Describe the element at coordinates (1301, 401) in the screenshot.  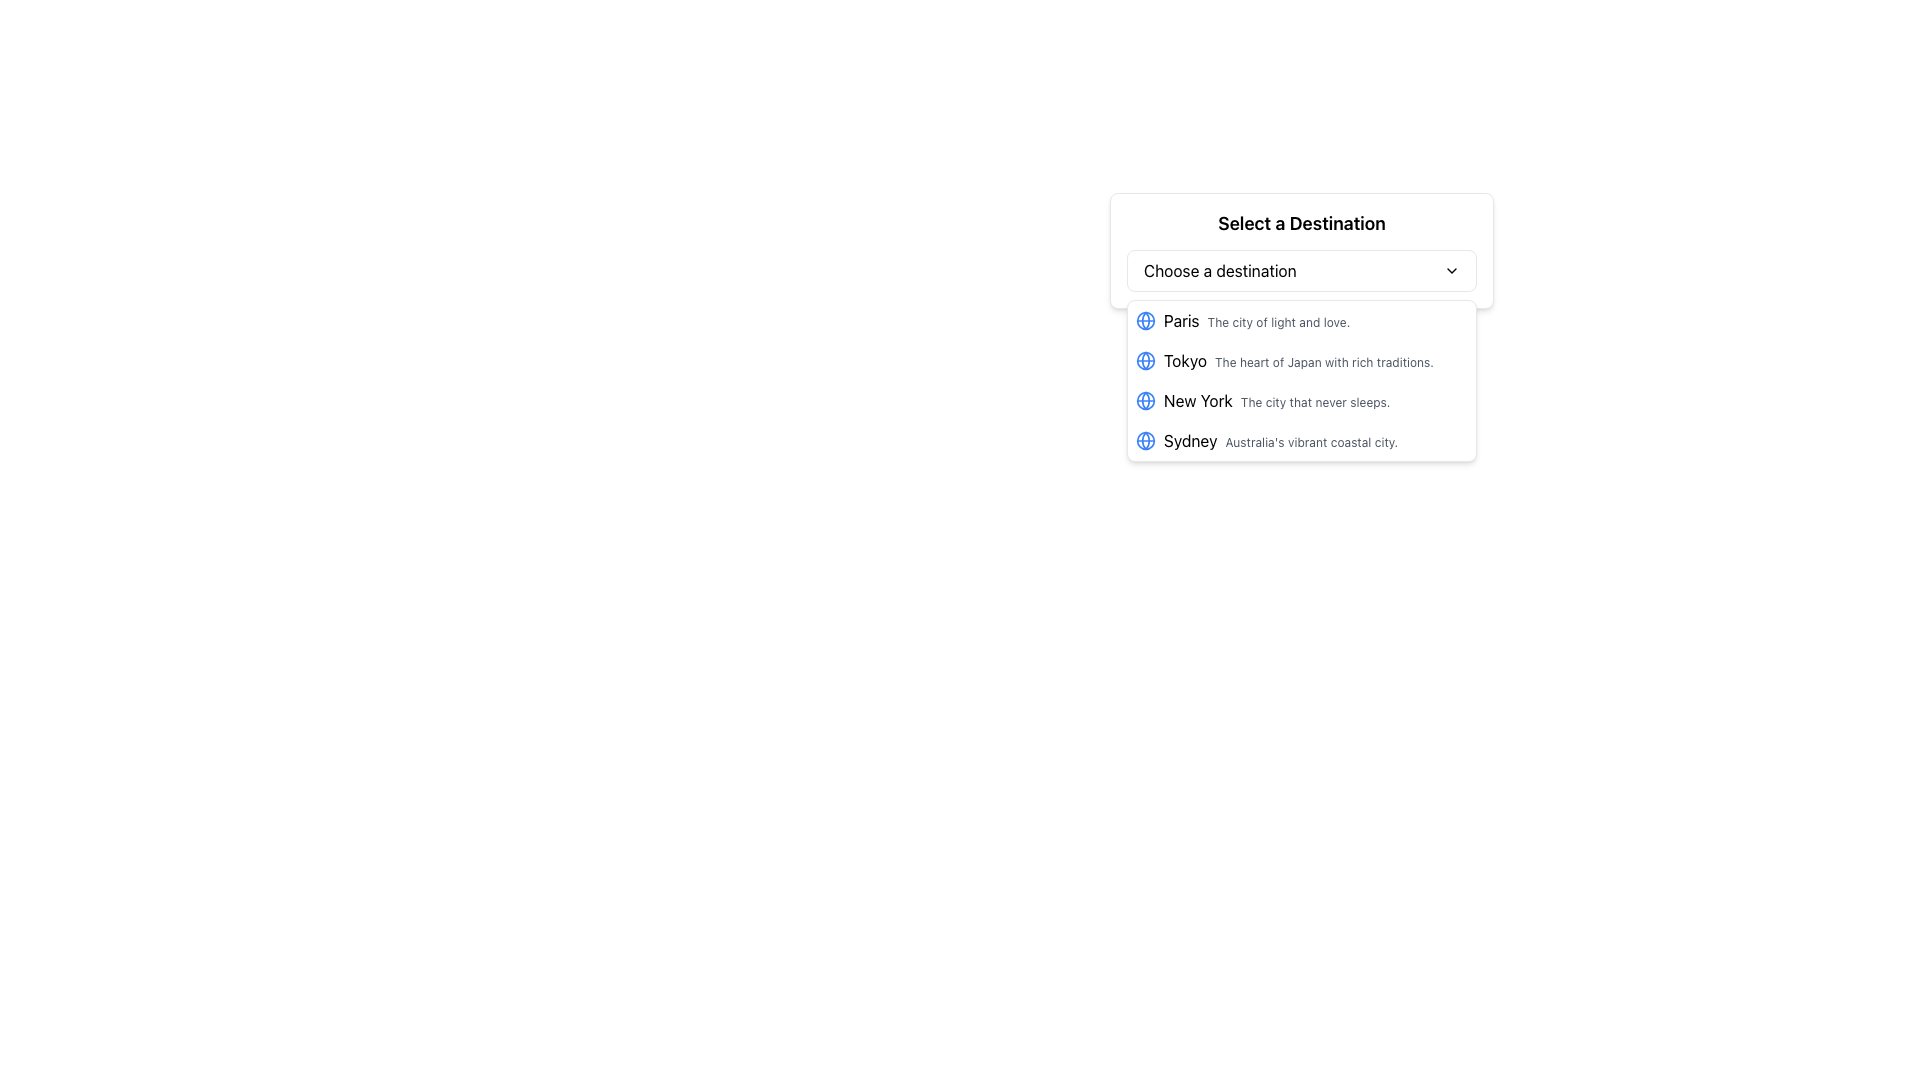
I see `the third list item labeled 'New York' in bold under the dropdown 'Select a Destination'` at that location.